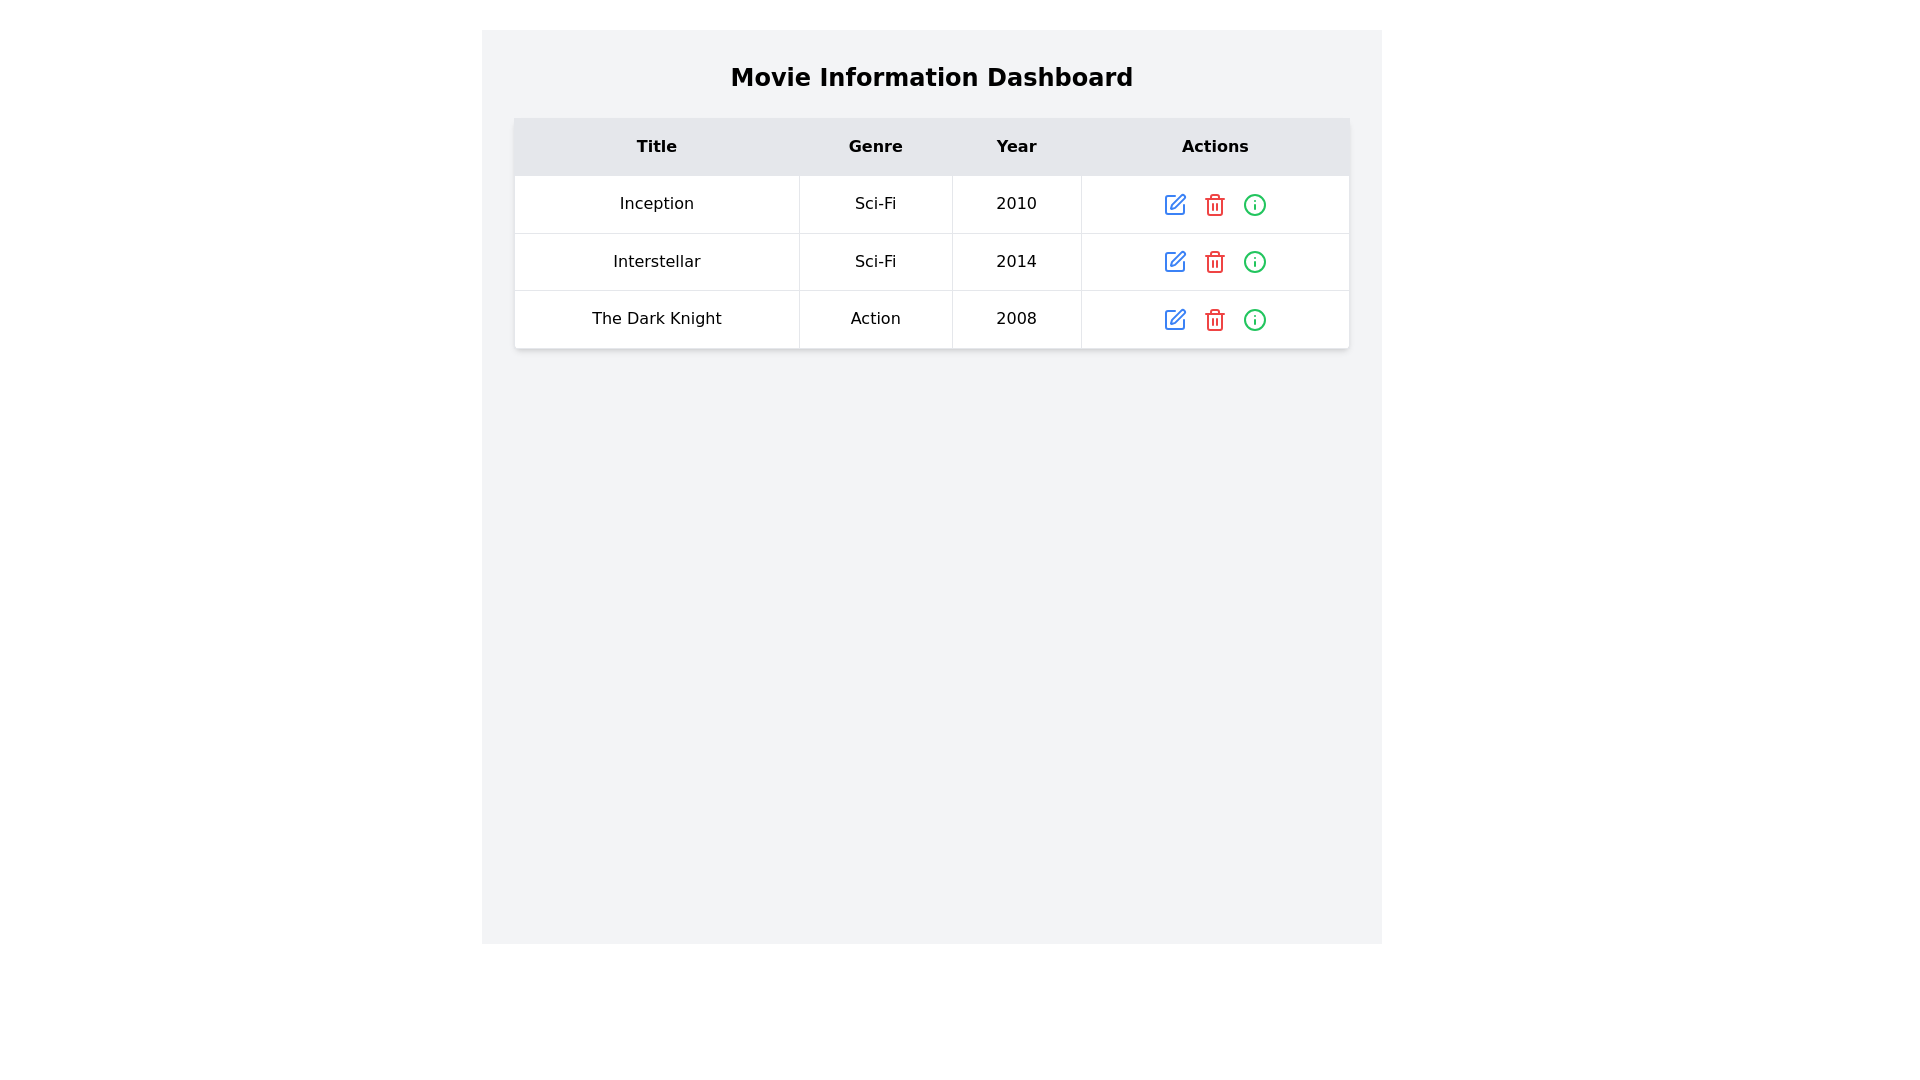 The image size is (1920, 1080). Describe the element at coordinates (1214, 318) in the screenshot. I see `the delete record icon located in the second position of the action column in the third row of the table` at that location.